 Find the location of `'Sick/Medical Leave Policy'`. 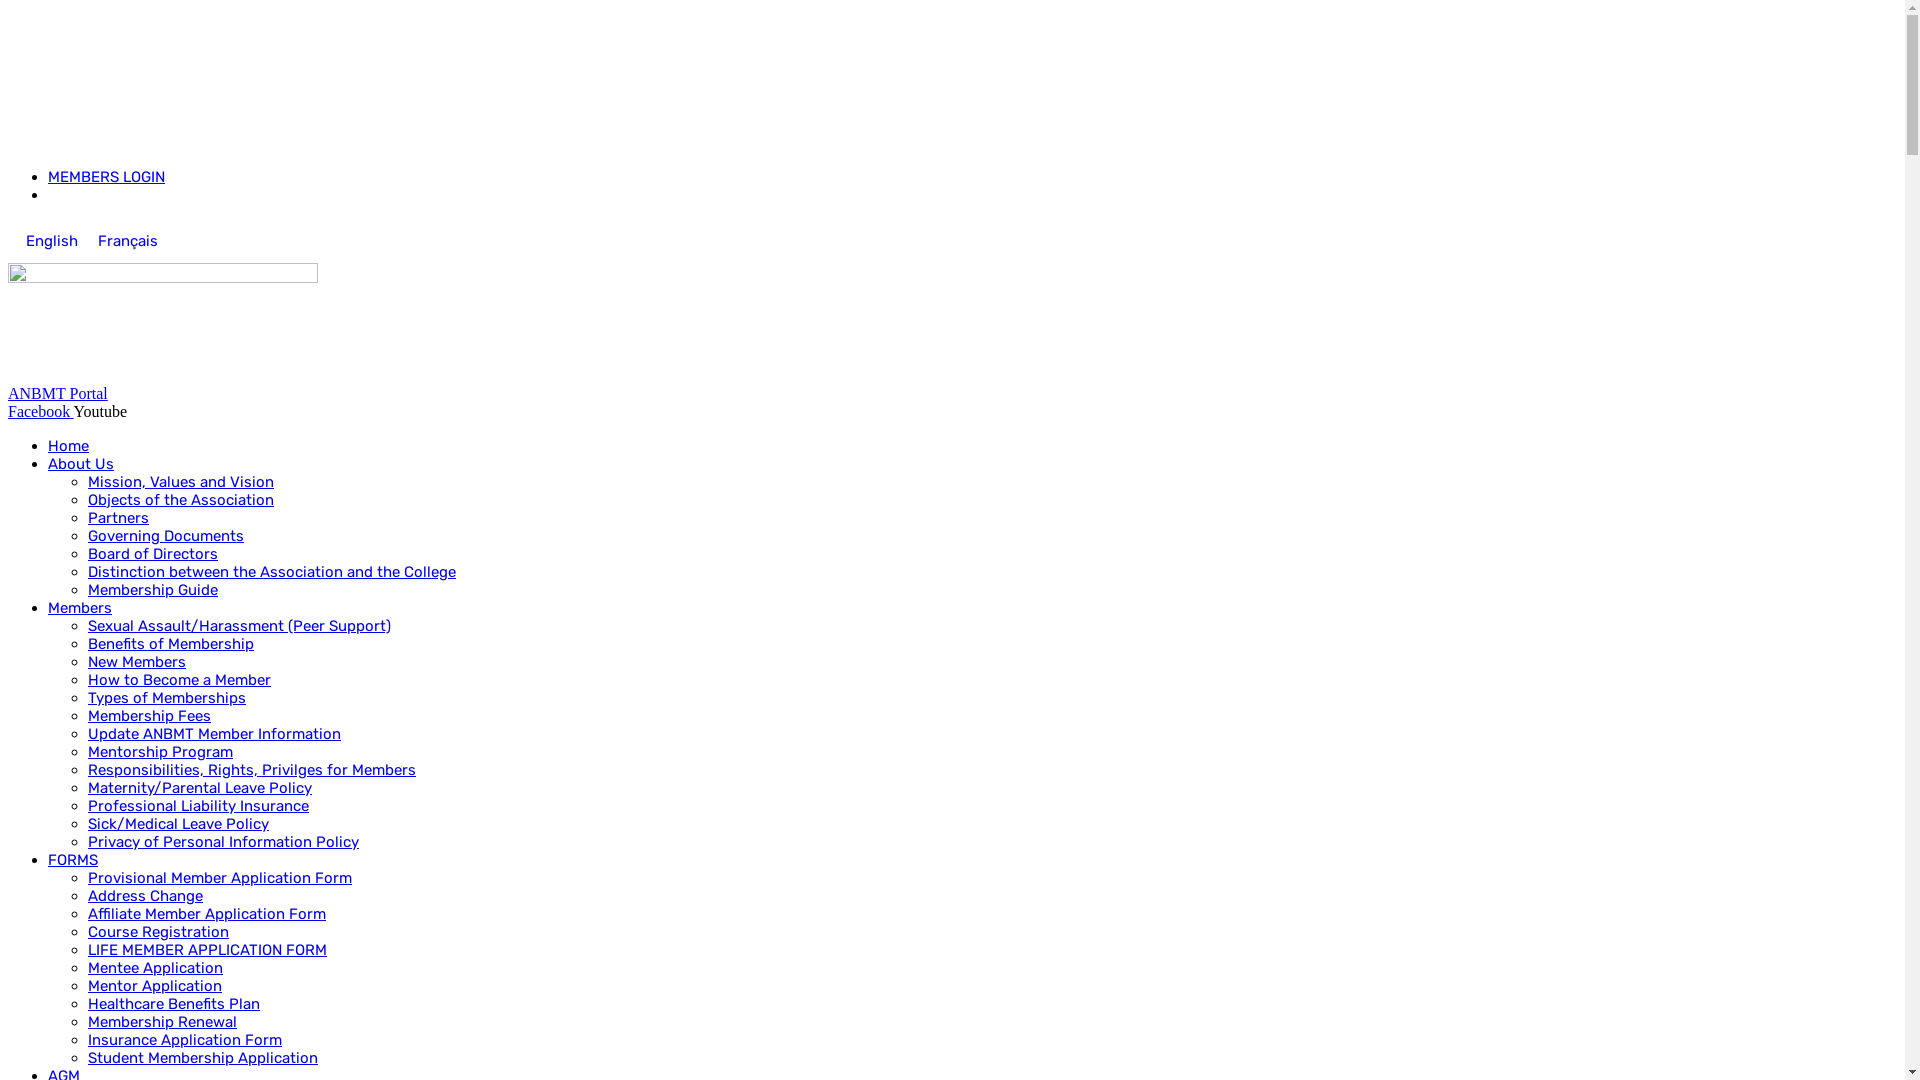

'Sick/Medical Leave Policy' is located at coordinates (178, 824).